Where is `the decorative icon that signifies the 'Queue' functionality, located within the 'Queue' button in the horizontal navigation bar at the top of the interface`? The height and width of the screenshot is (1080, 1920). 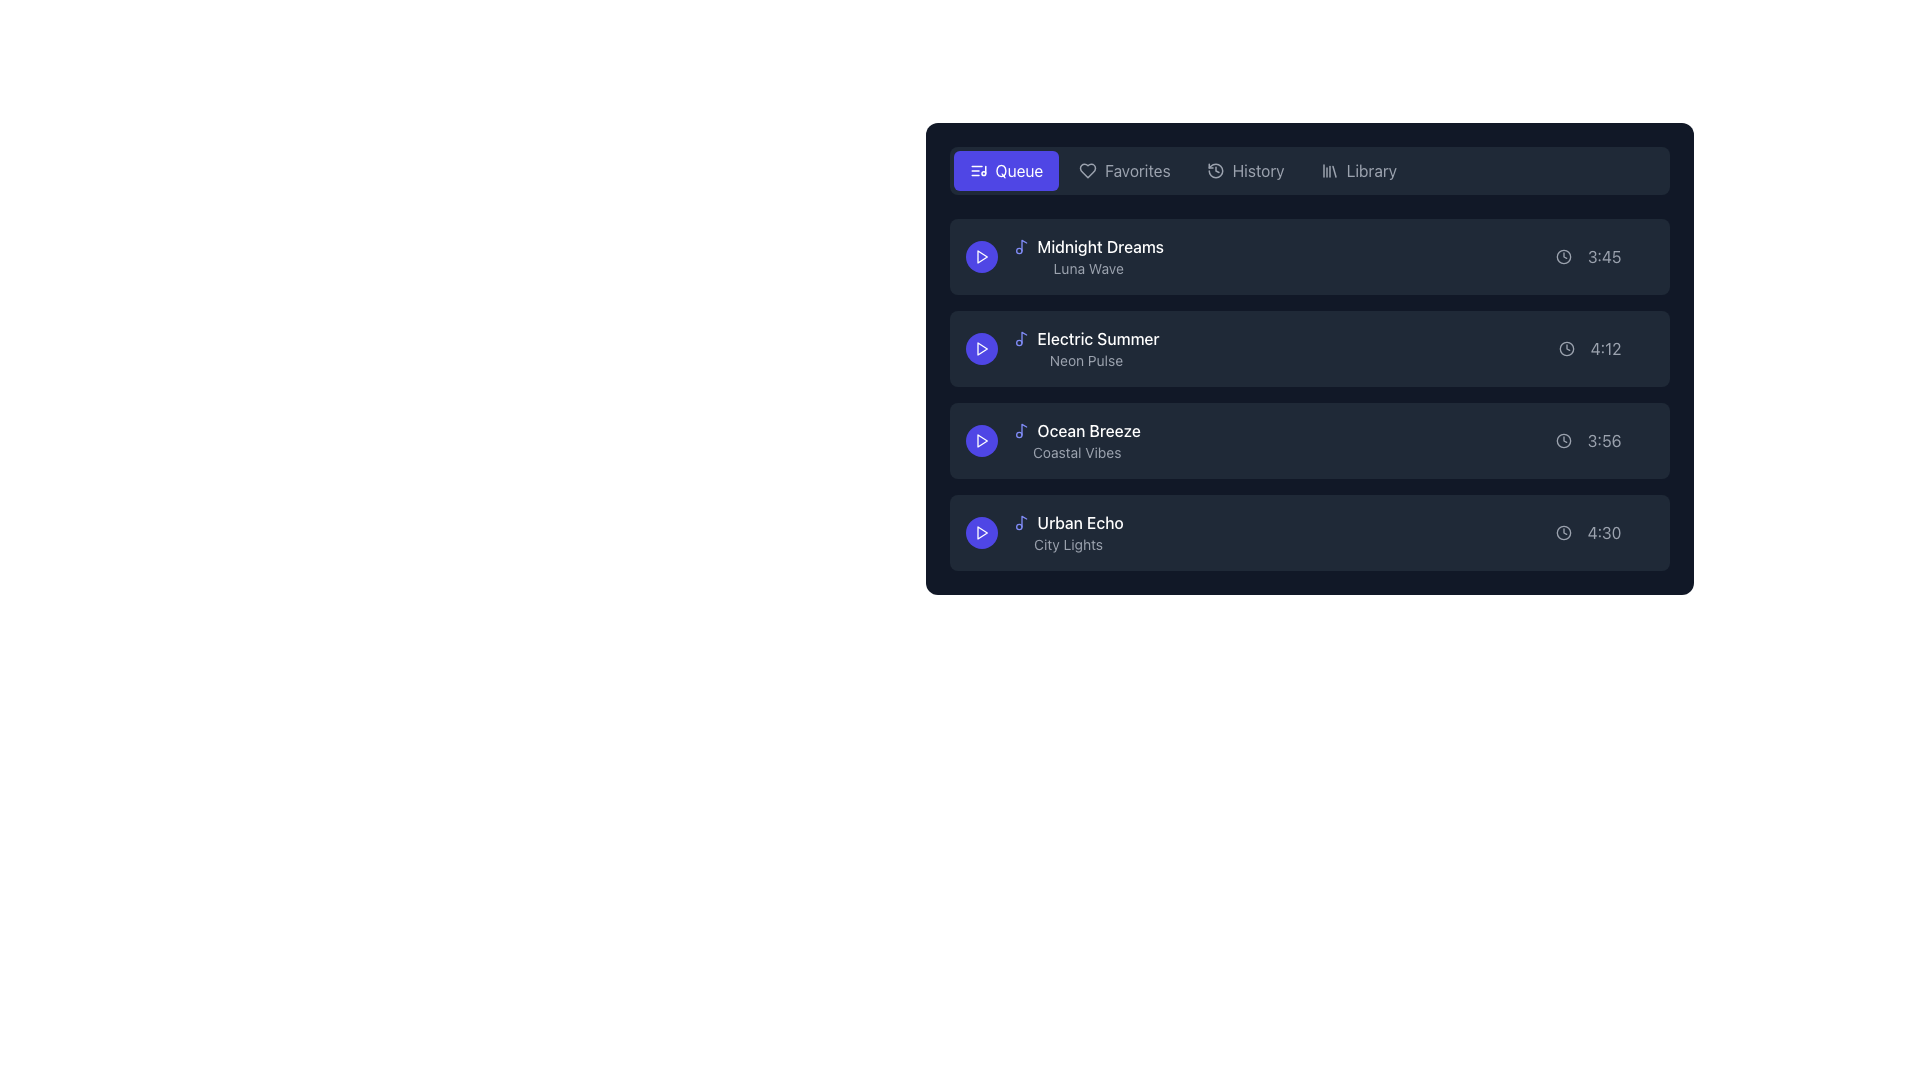
the decorative icon that signifies the 'Queue' functionality, located within the 'Queue' button in the horizontal navigation bar at the top of the interface is located at coordinates (978, 169).